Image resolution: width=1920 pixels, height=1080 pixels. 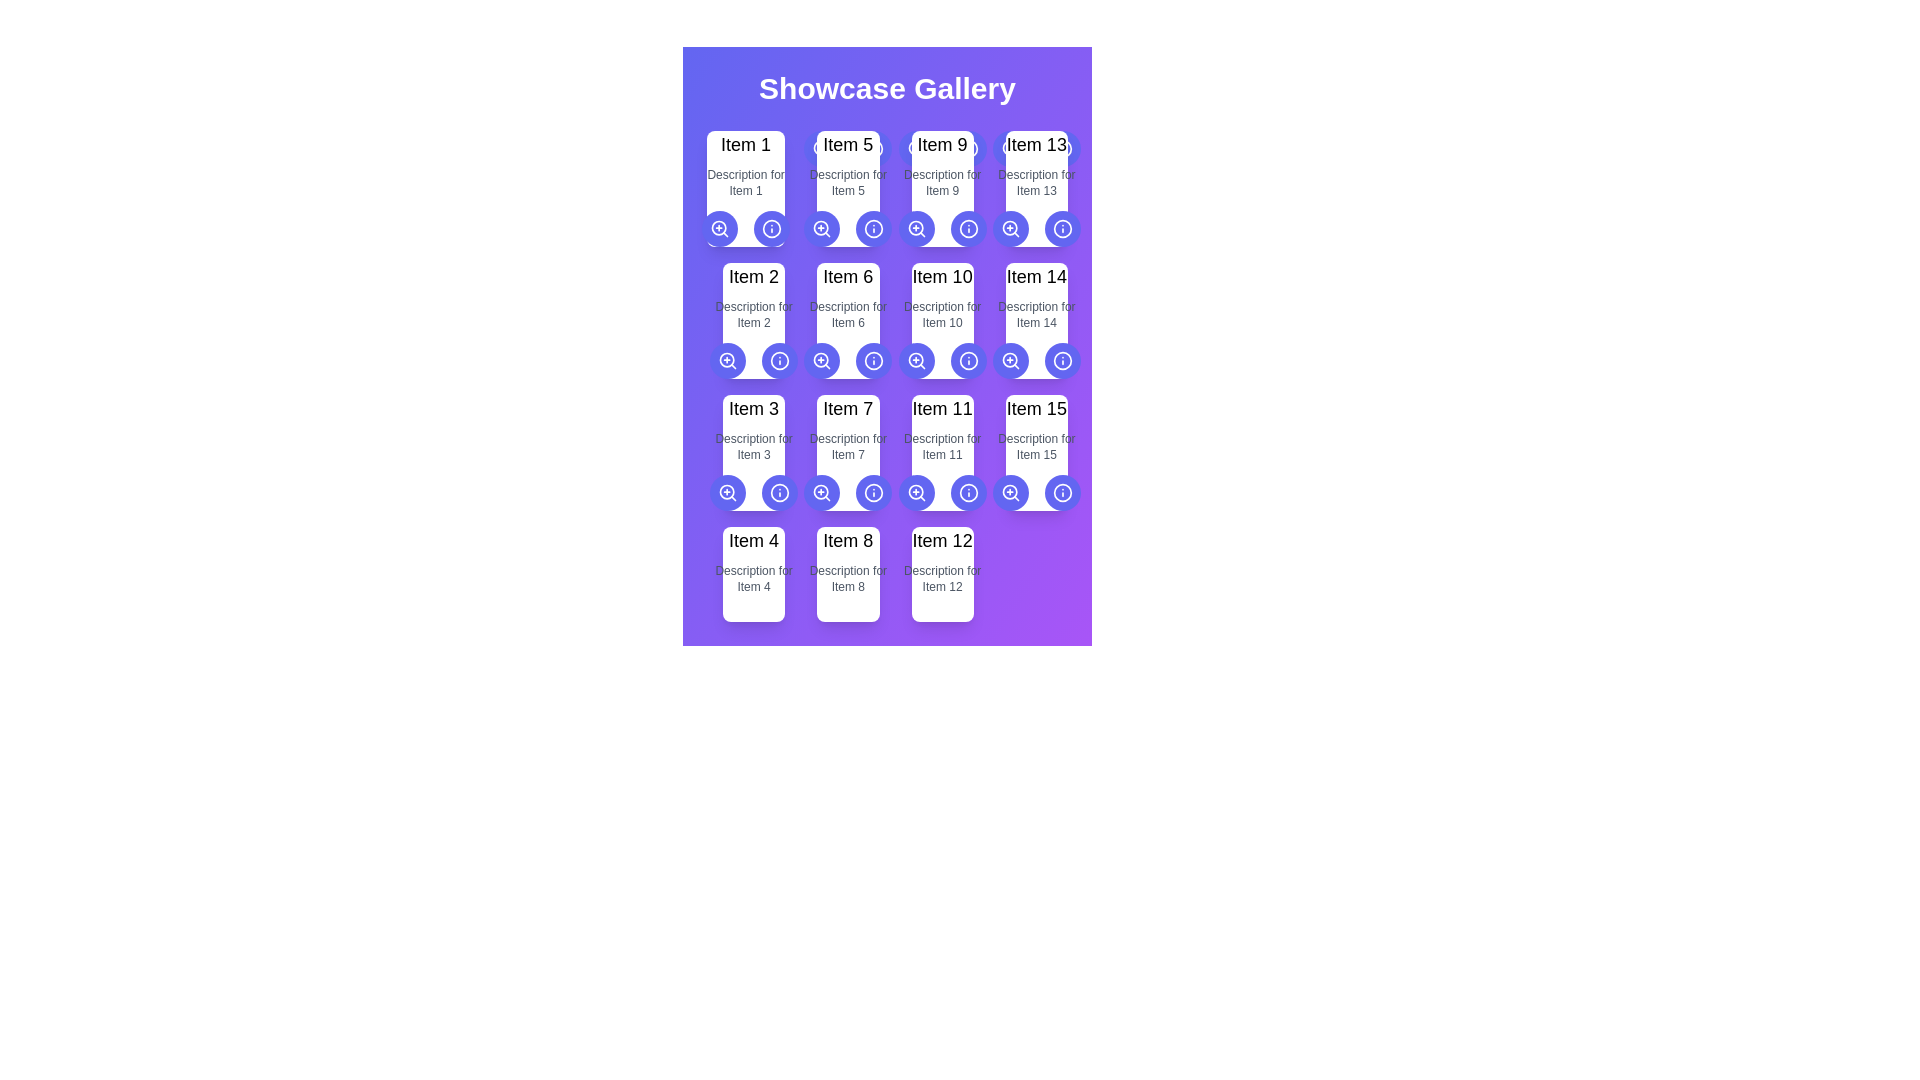 I want to click on the information button for 'Item 6' located in the third column of the second row to change its color, so click(x=779, y=361).